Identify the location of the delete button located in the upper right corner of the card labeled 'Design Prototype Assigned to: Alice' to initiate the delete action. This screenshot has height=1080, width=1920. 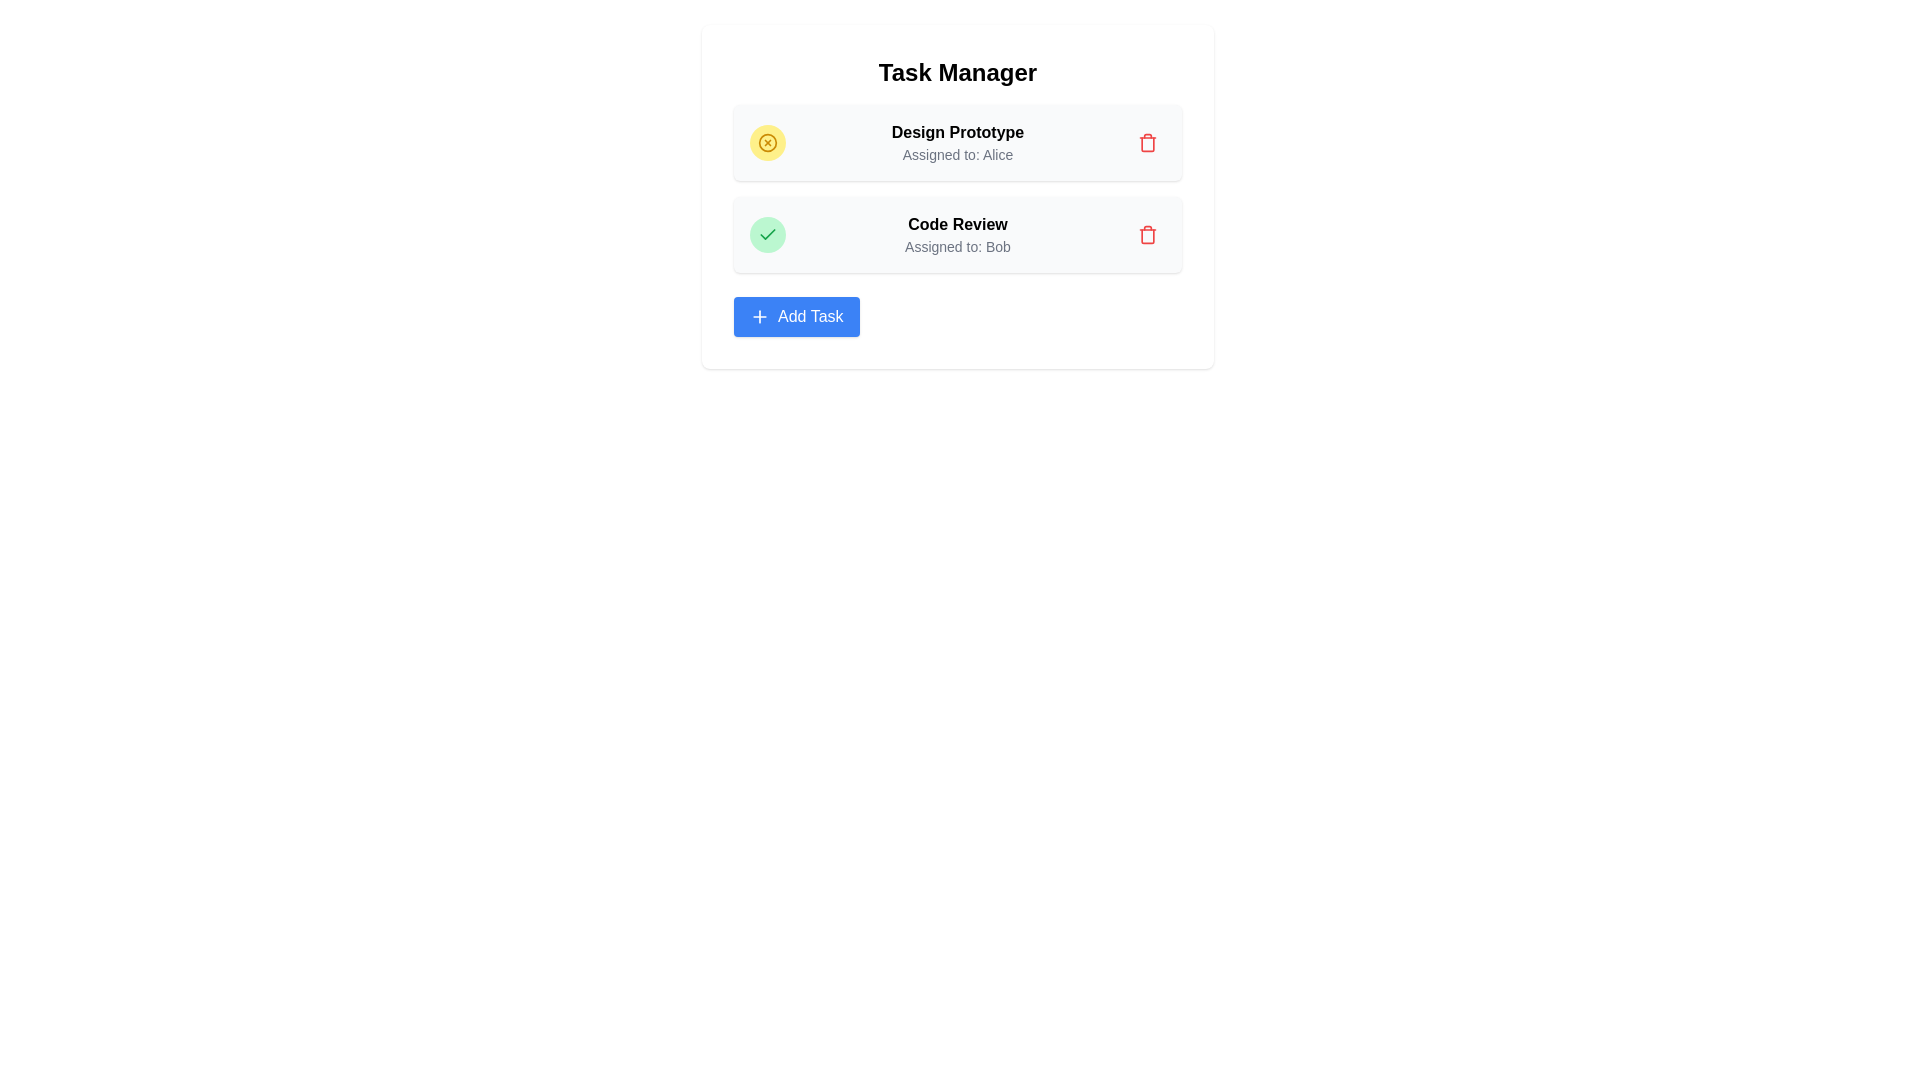
(1147, 141).